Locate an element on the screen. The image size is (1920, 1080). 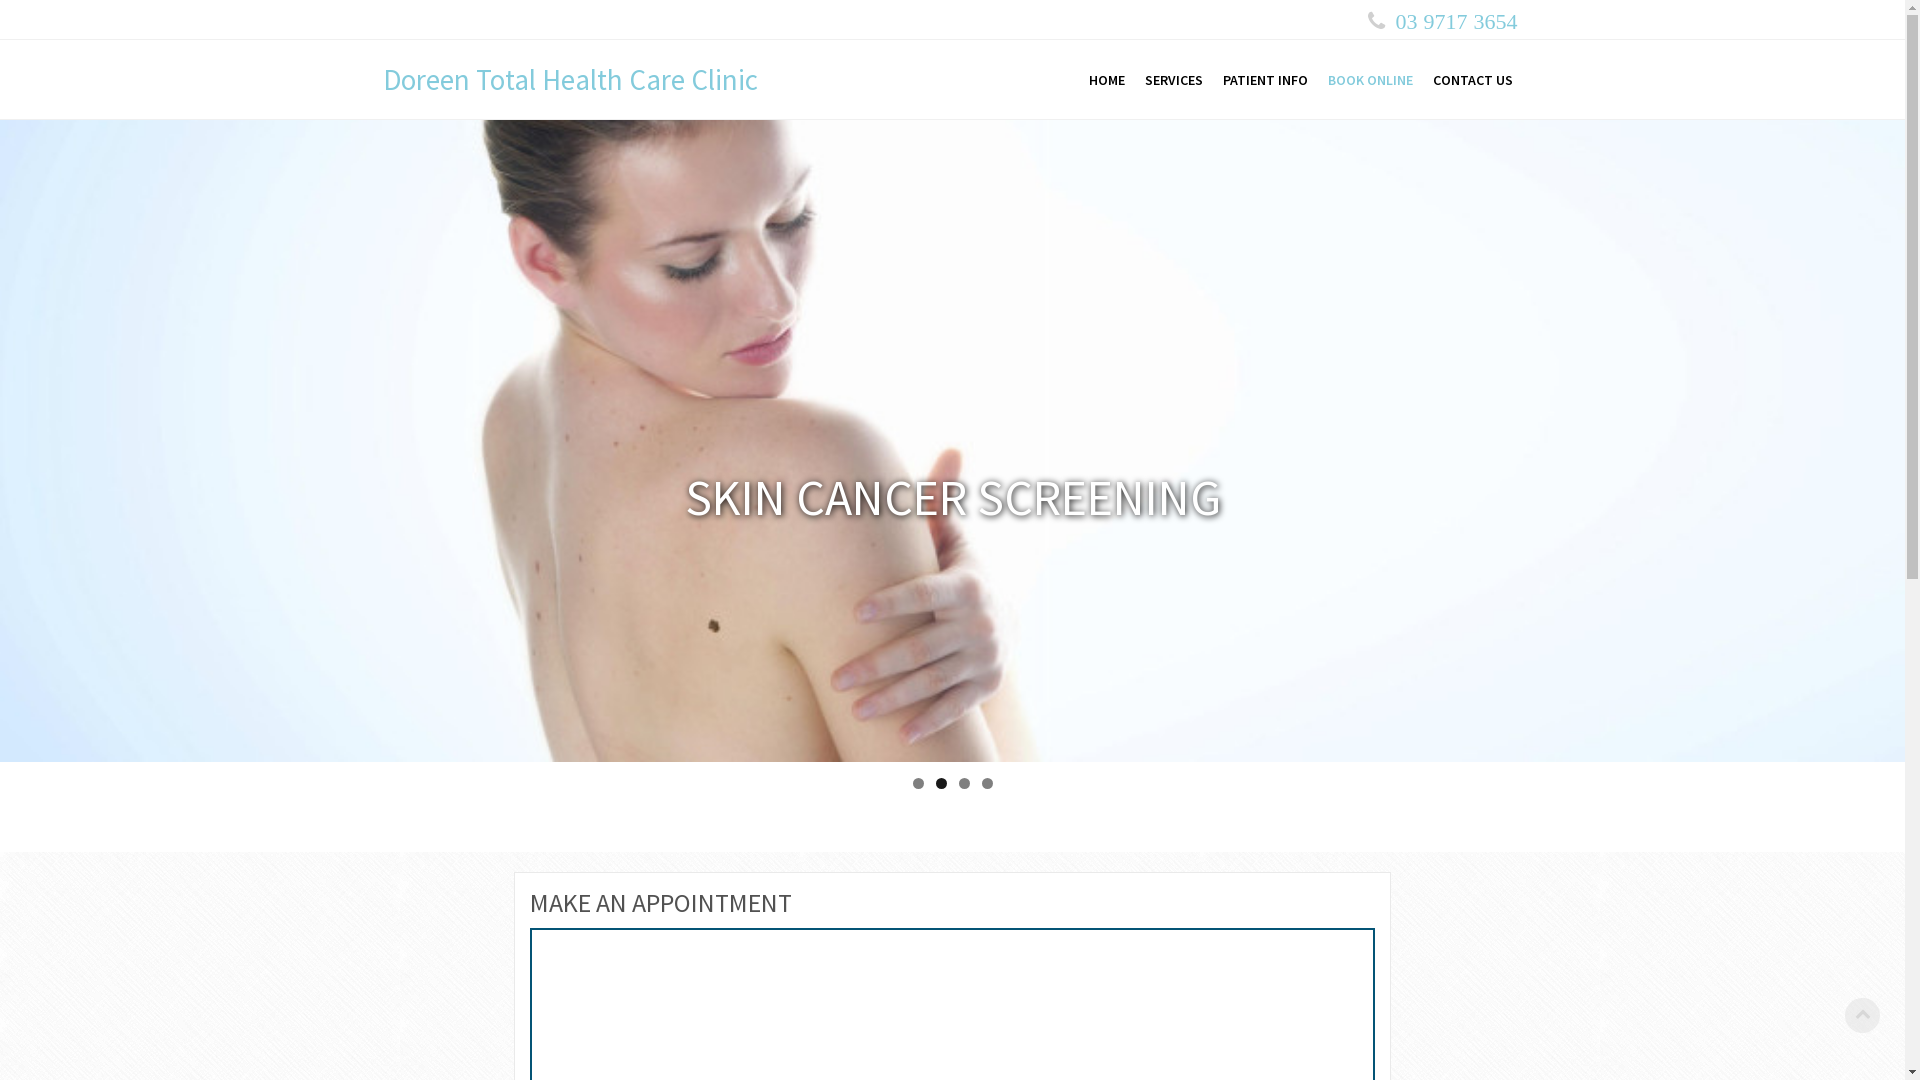
'CONTACT US' is located at coordinates (1472, 79).